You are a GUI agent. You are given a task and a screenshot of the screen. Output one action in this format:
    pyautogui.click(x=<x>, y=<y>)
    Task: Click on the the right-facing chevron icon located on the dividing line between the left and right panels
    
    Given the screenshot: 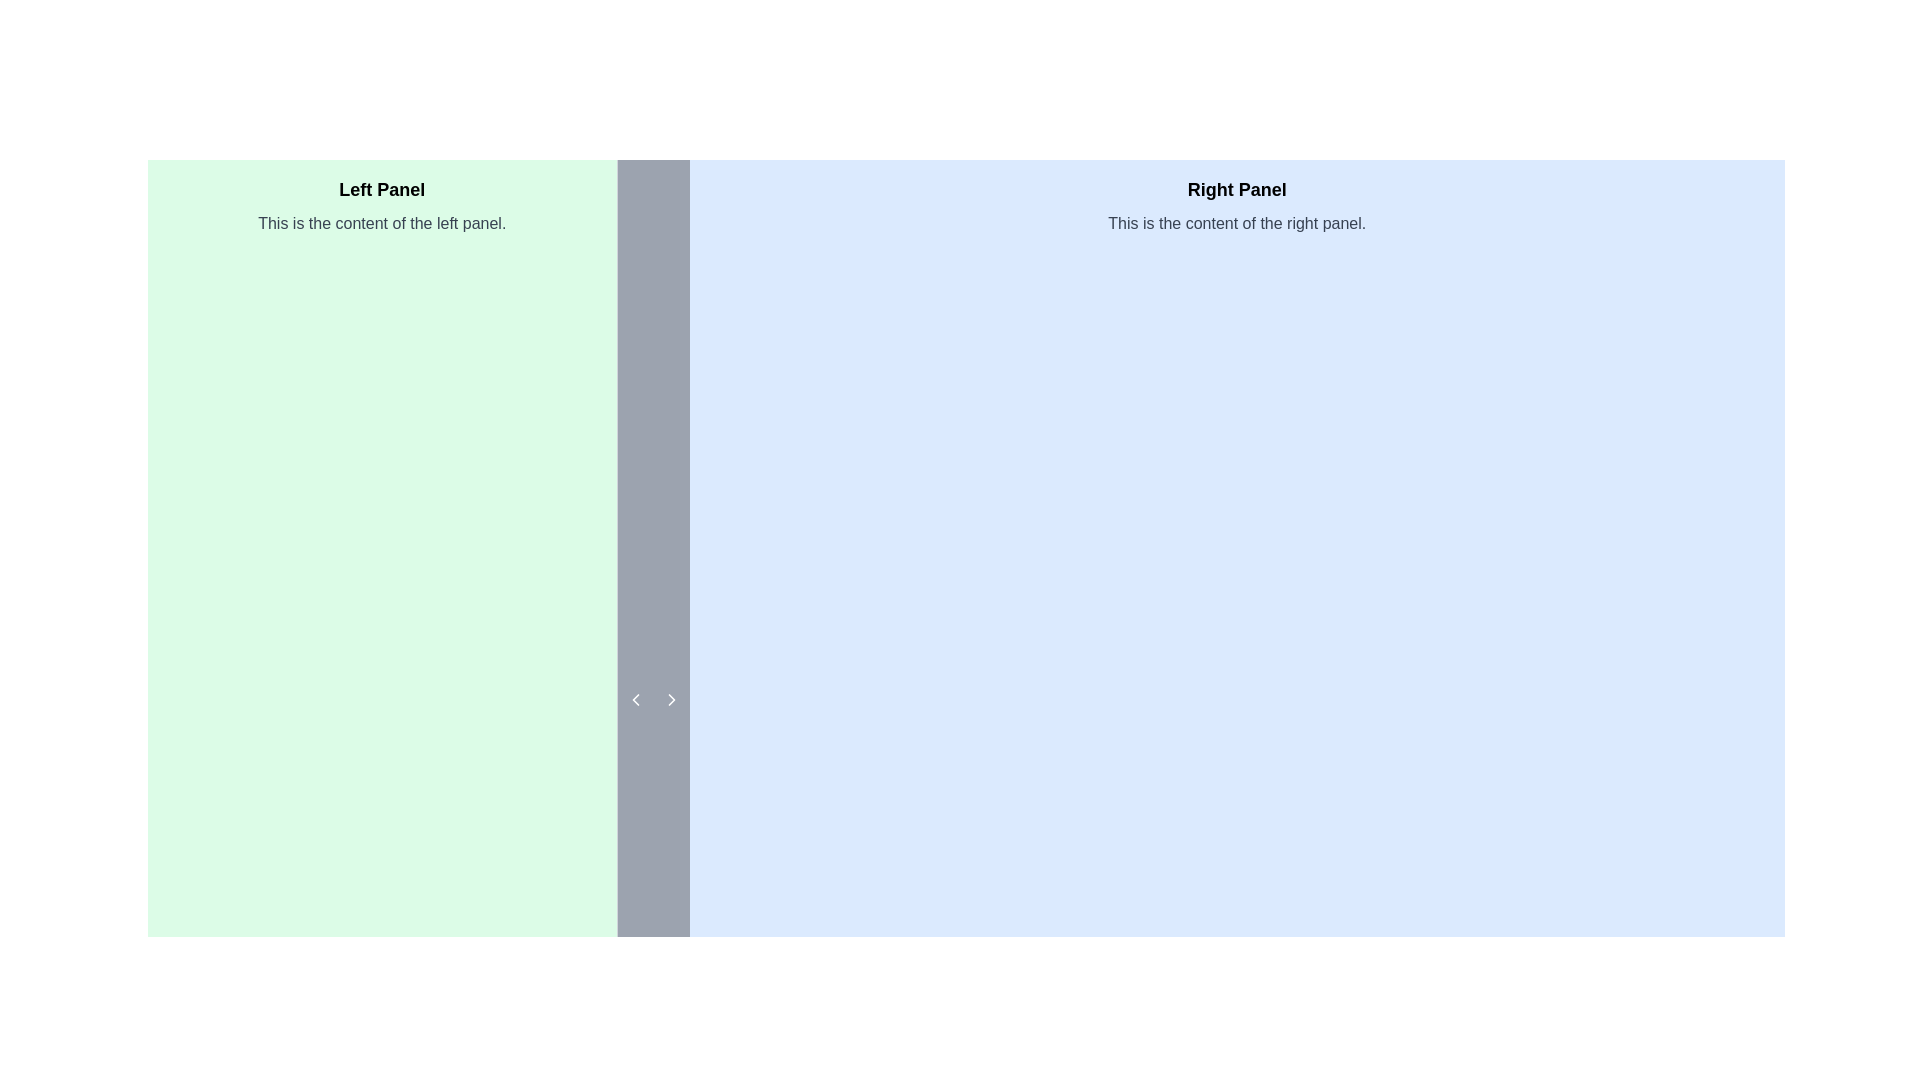 What is the action you would take?
    pyautogui.click(x=671, y=698)
    